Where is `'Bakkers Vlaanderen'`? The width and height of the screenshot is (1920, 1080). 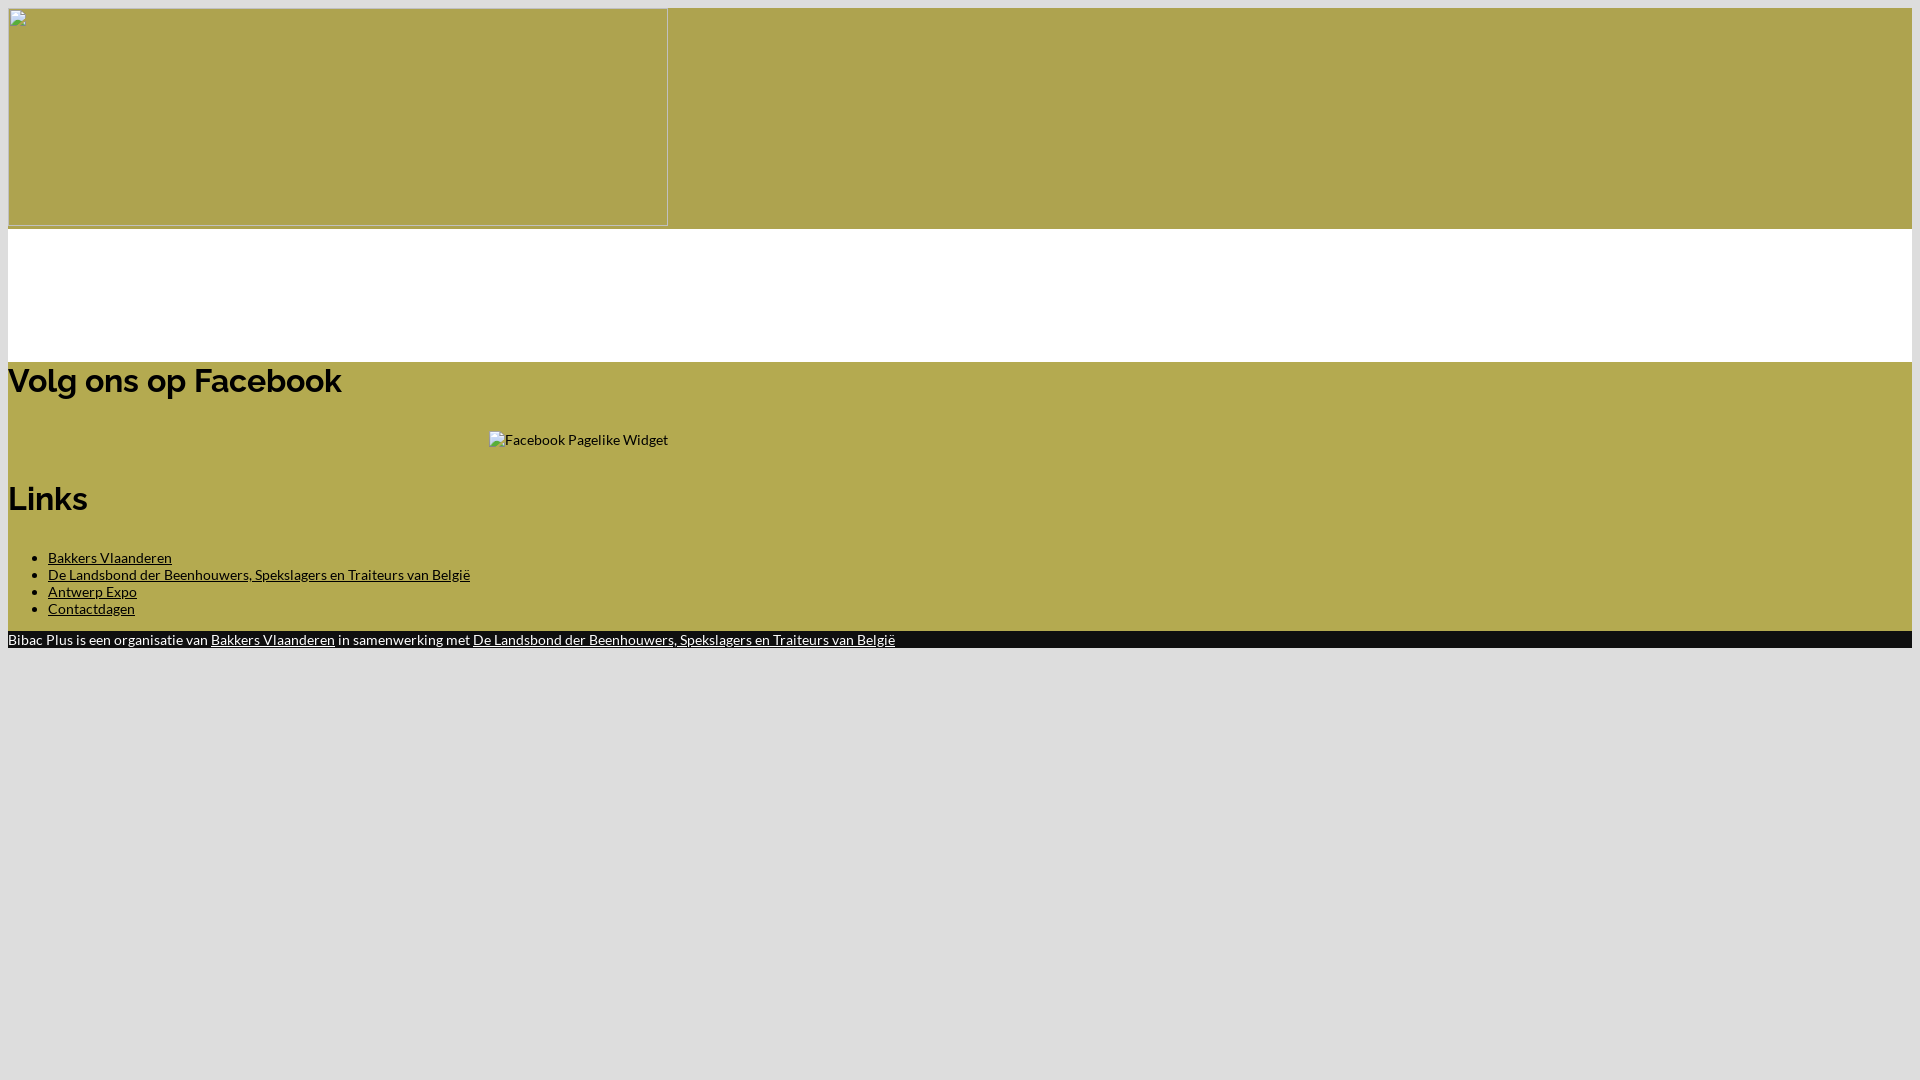
'Bakkers Vlaanderen' is located at coordinates (109, 557).